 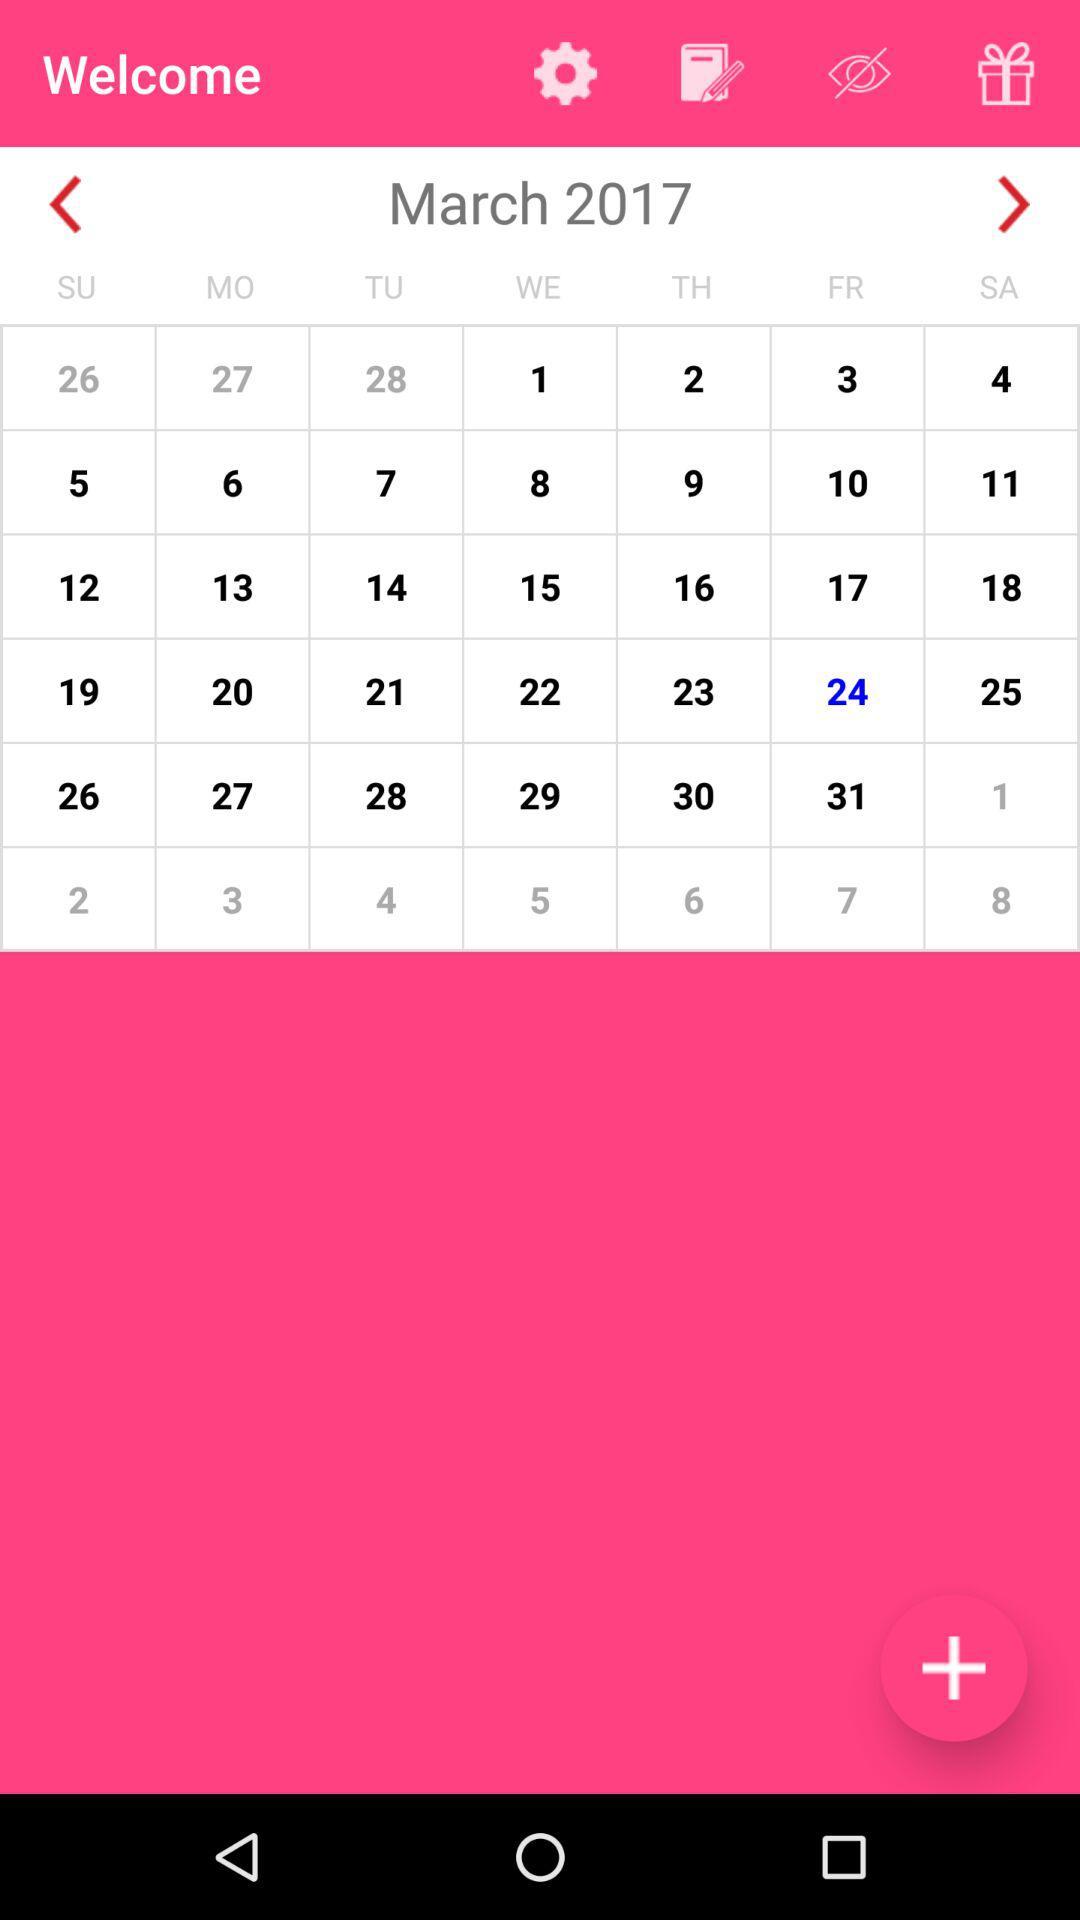 I want to click on settings option, so click(x=565, y=73).